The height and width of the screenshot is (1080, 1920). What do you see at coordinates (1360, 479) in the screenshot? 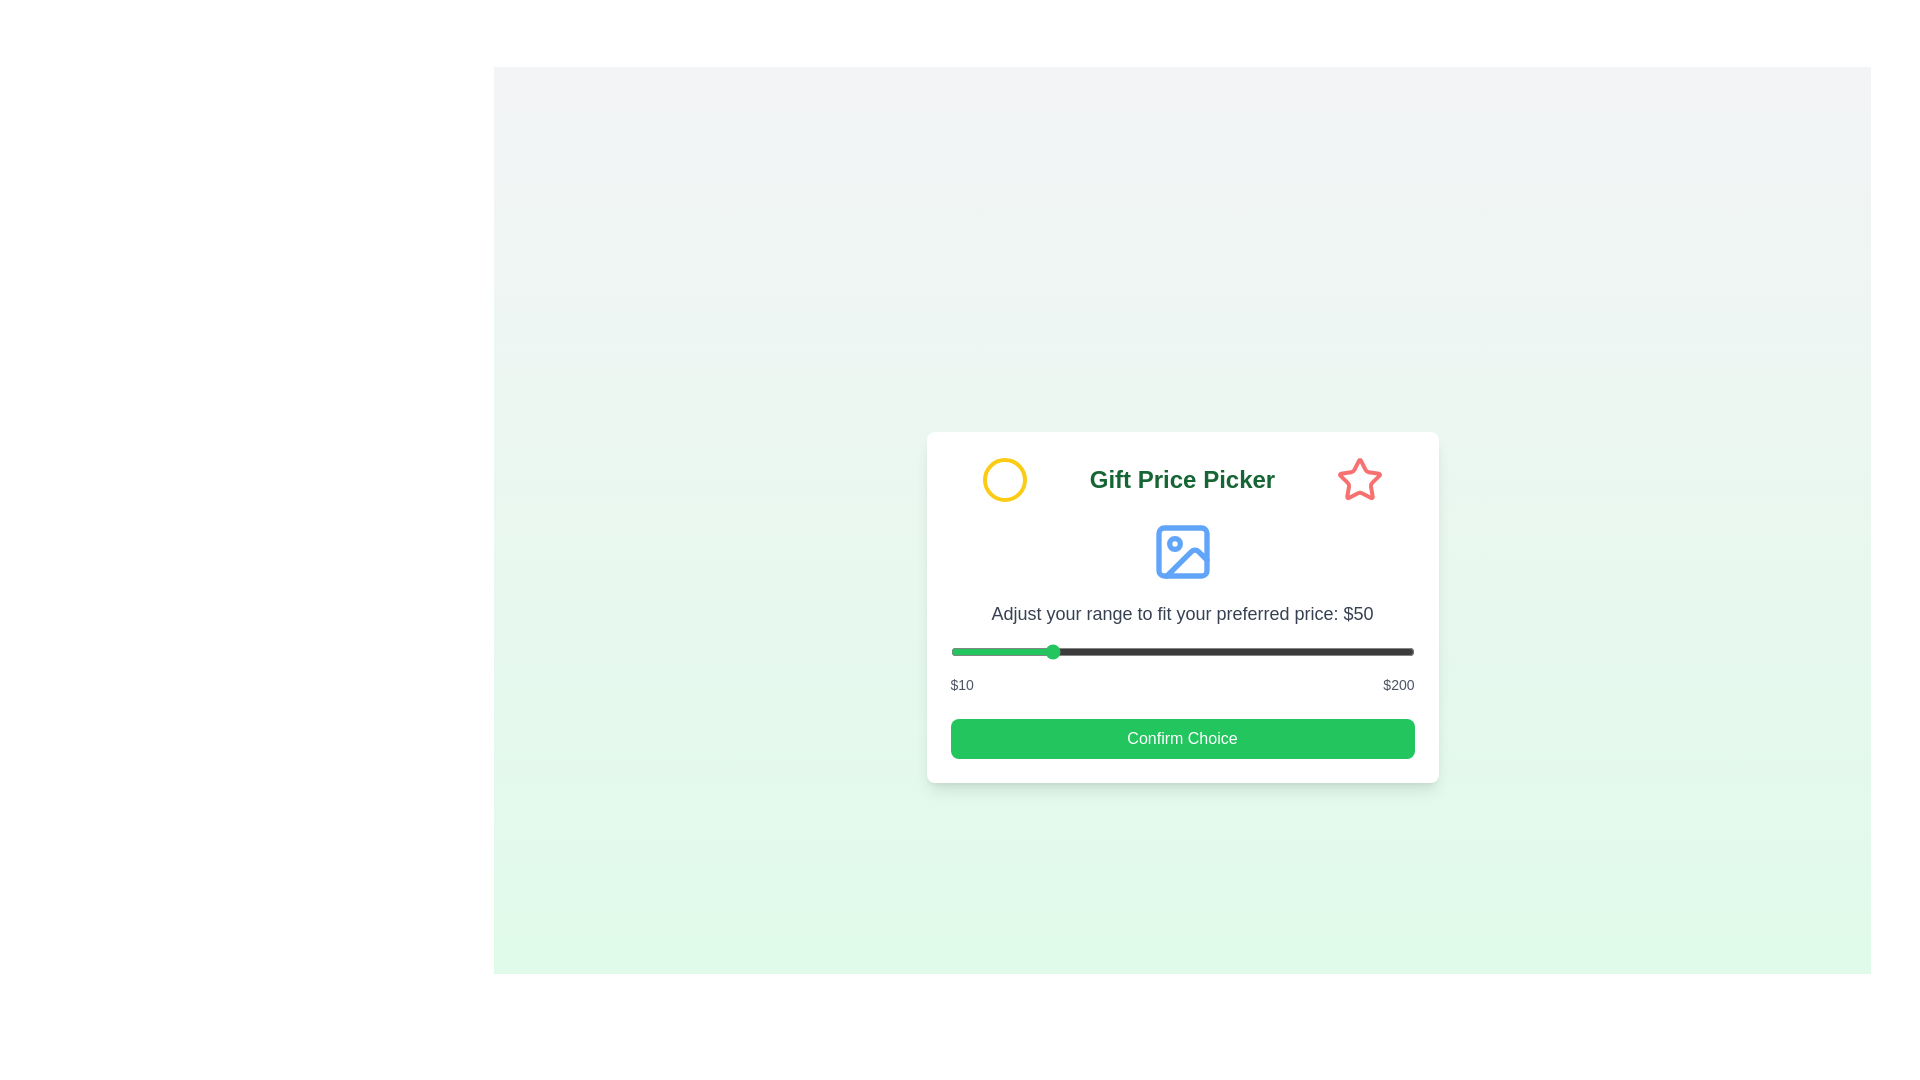
I see `the decorative icon star` at bounding box center [1360, 479].